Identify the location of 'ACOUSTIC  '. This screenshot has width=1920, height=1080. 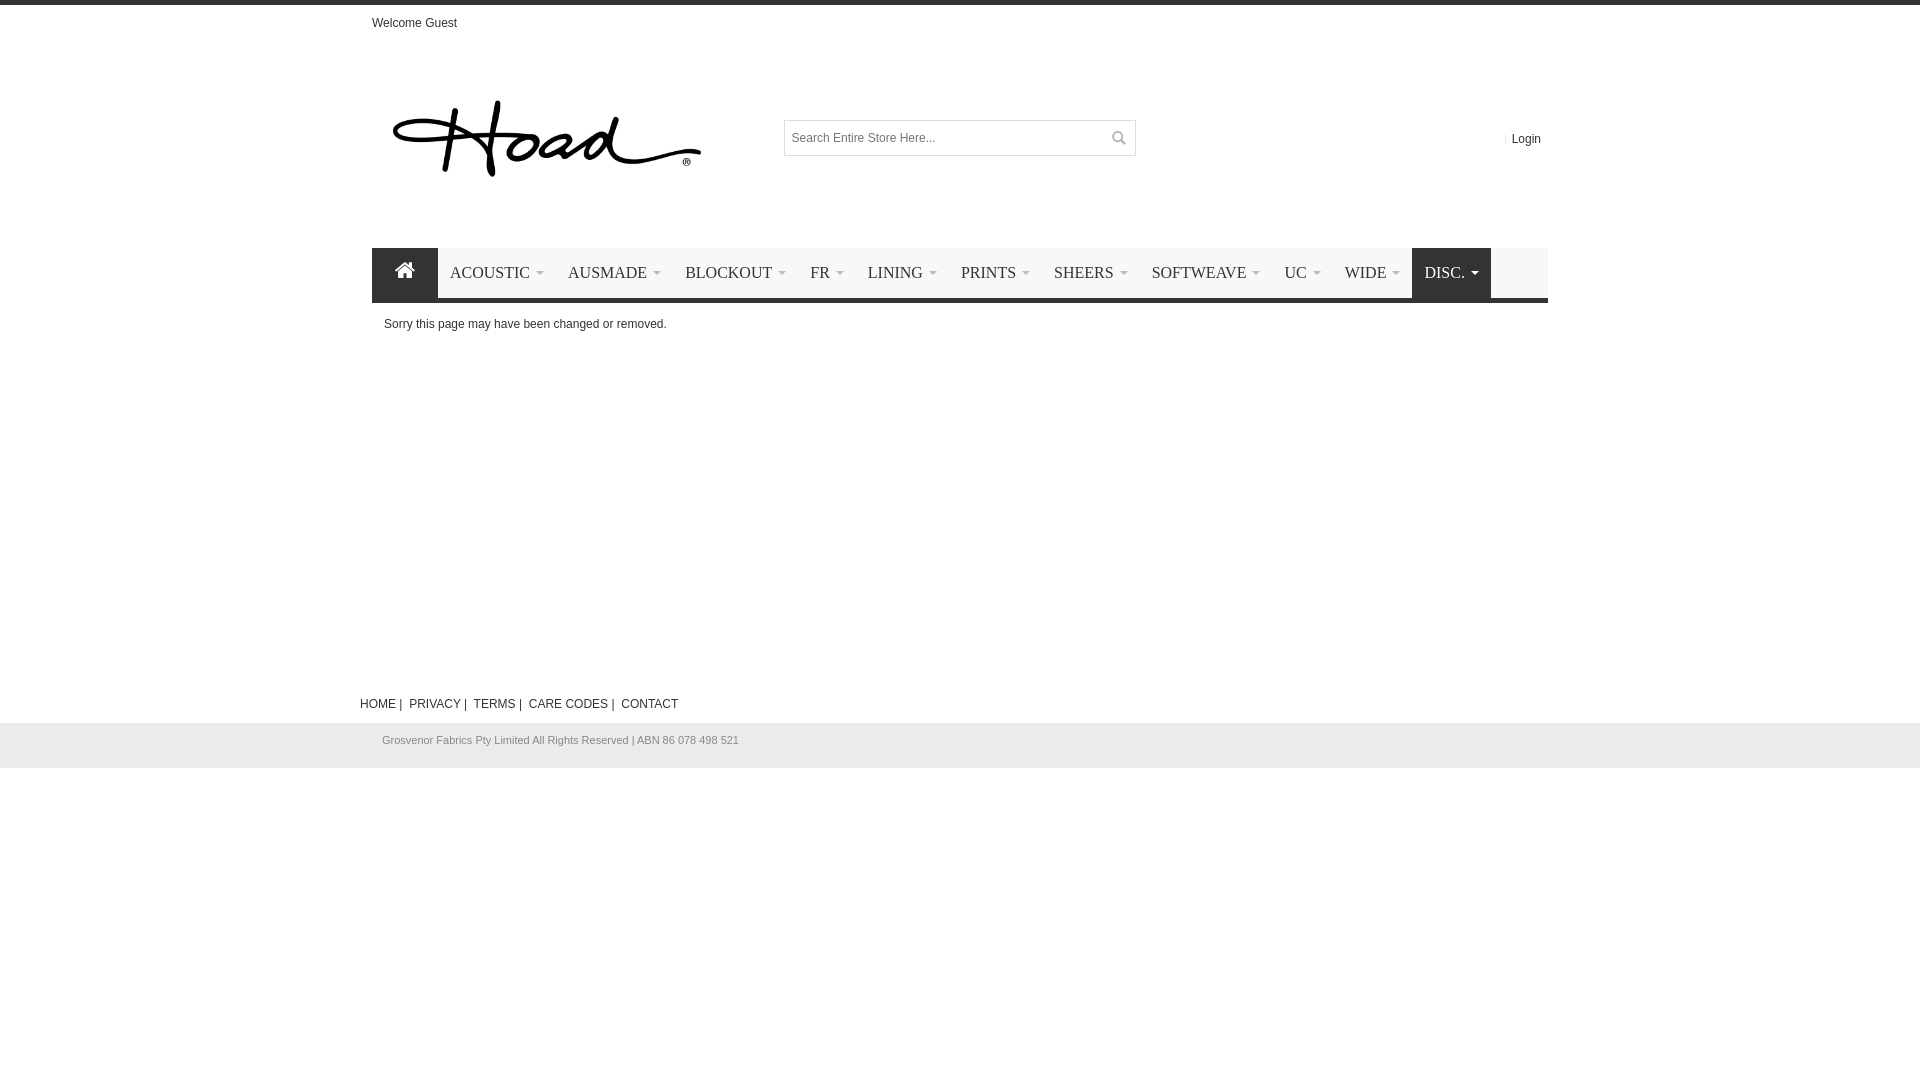
(497, 273).